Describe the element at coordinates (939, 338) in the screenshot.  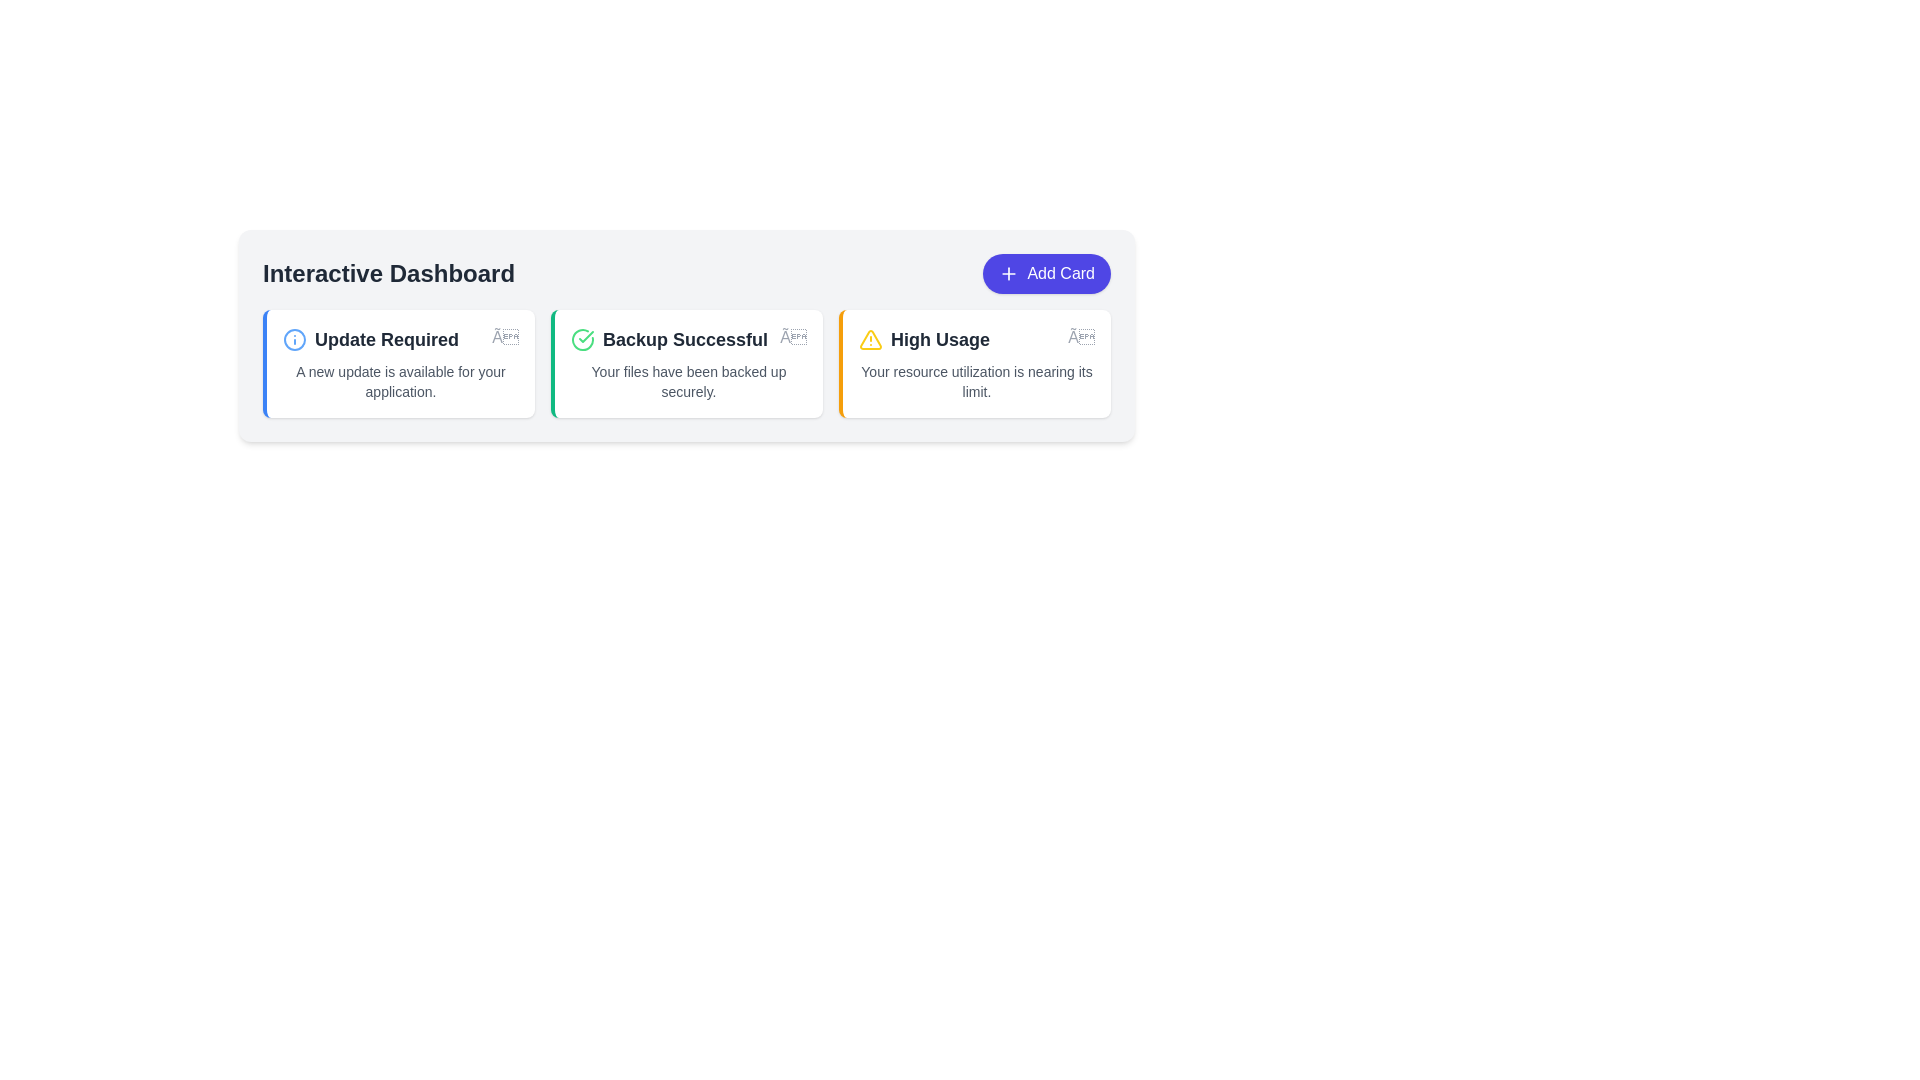
I see `the title text element of the notification card that indicates resource usage nearing its limit, located in the third card from the left within a row of notification cards` at that location.